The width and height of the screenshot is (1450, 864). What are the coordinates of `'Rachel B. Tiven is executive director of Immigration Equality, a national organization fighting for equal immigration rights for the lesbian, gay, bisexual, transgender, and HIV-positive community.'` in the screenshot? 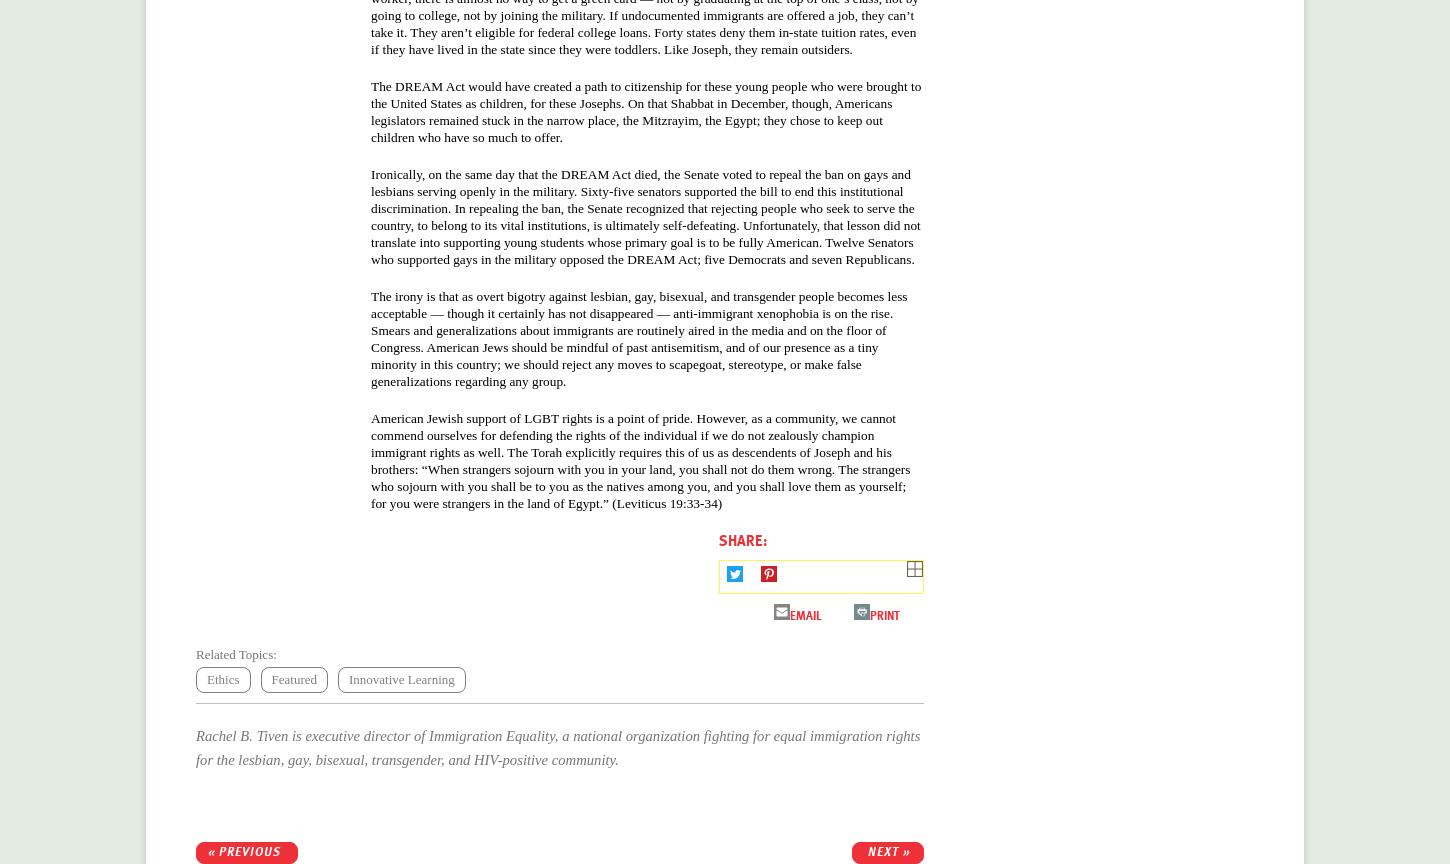 It's located at (557, 747).